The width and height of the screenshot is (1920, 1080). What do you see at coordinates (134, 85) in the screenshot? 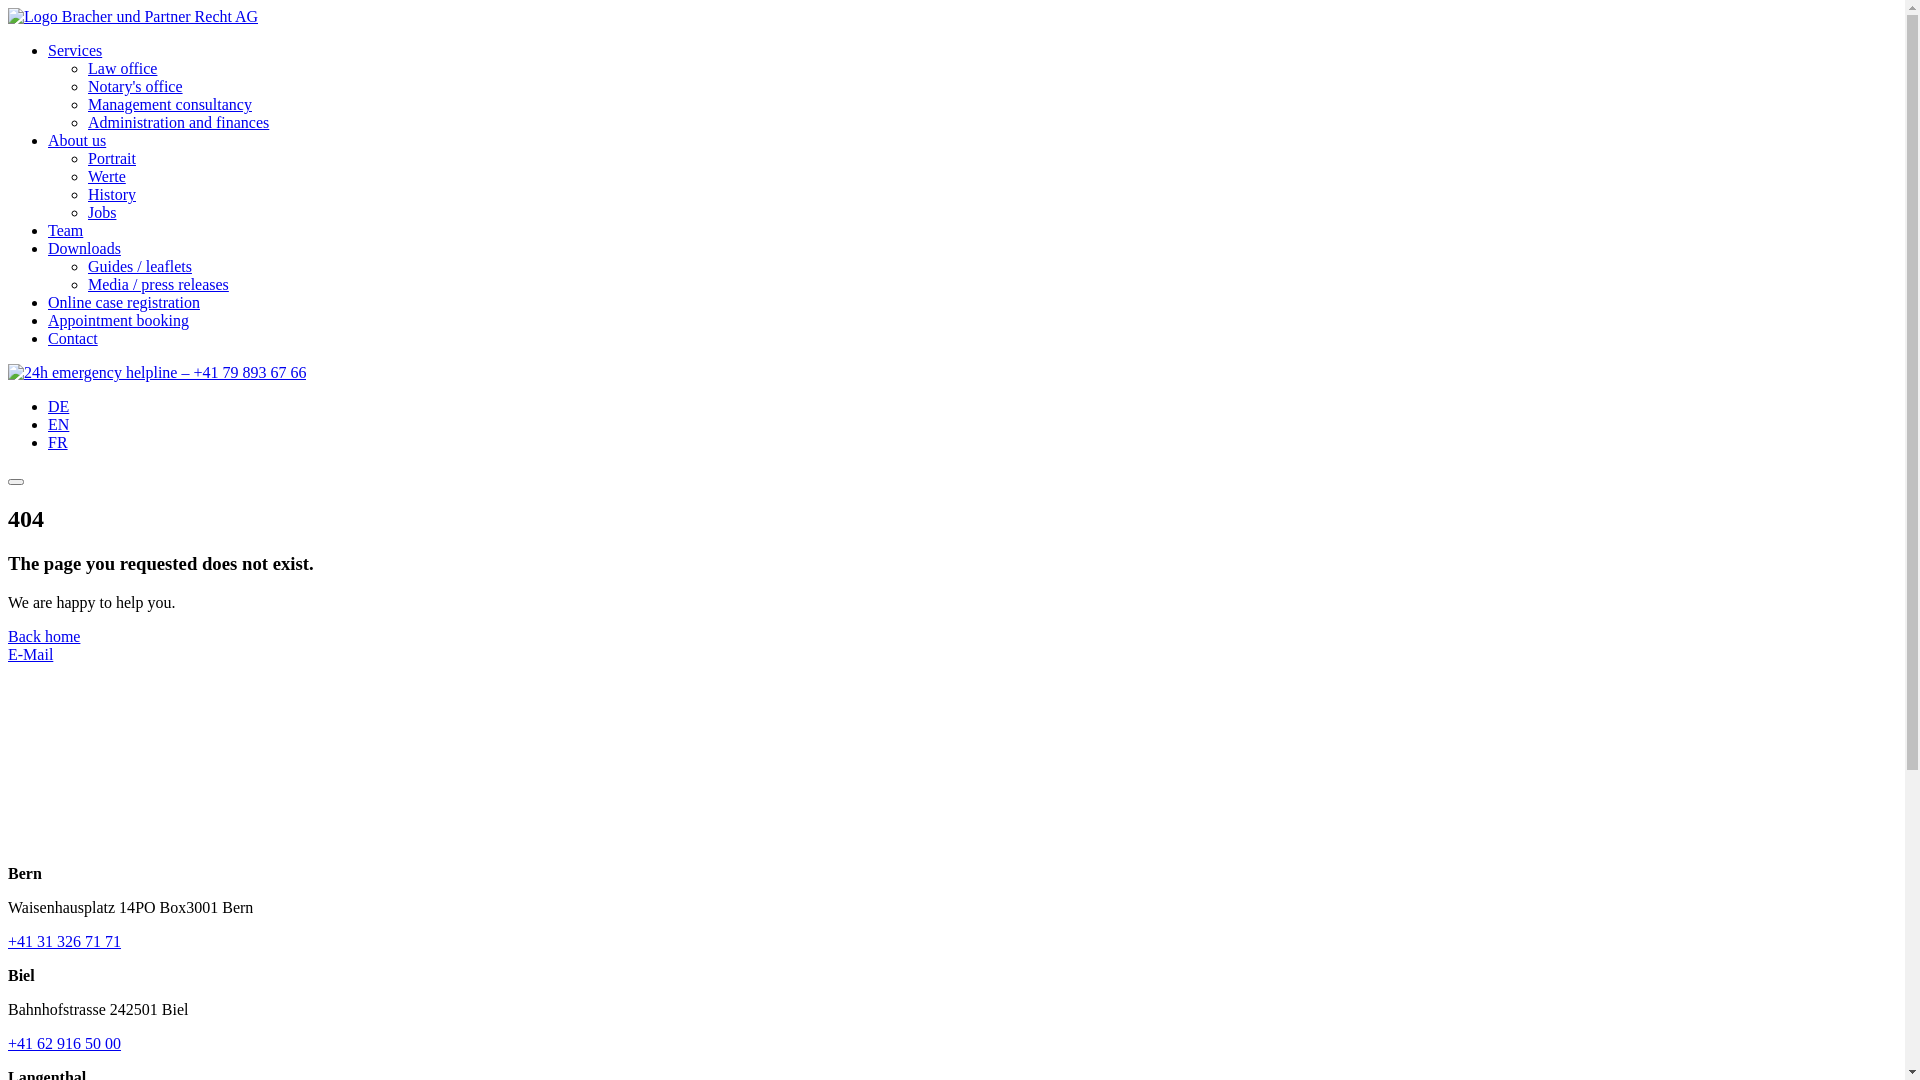
I see `'Notary's office'` at bounding box center [134, 85].